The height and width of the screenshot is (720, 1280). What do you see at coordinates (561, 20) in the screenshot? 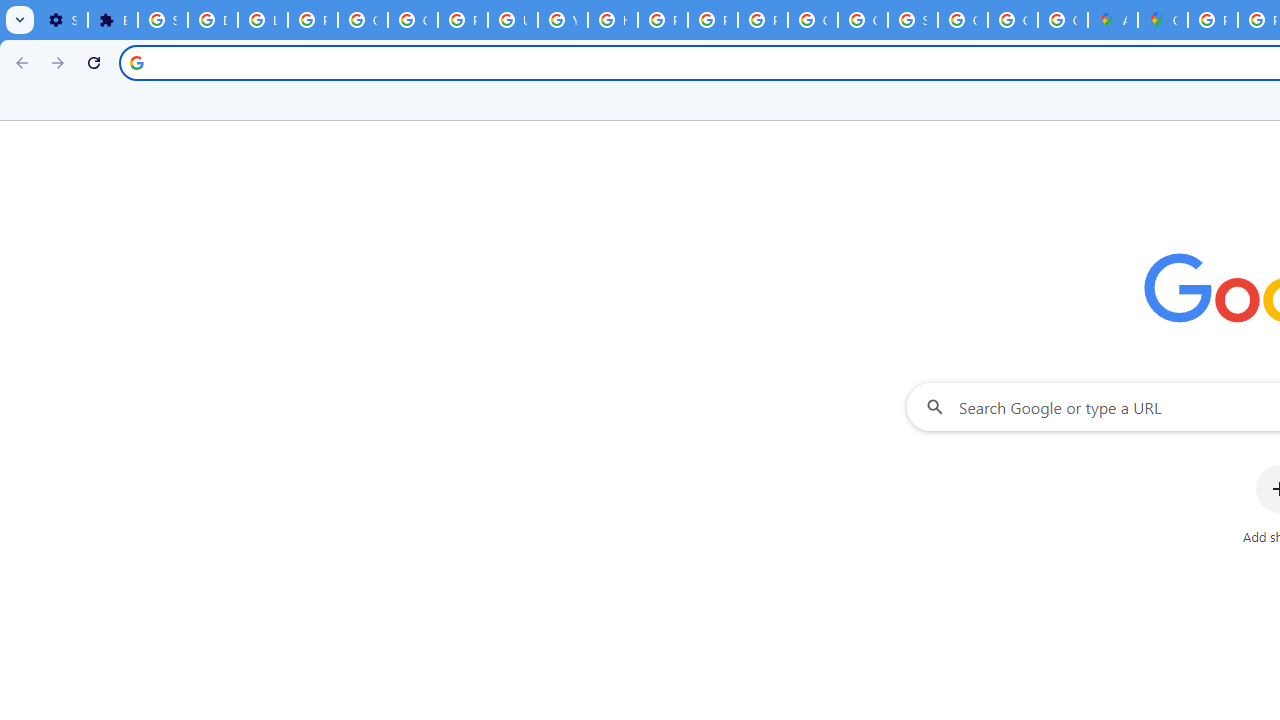
I see `'YouTube'` at bounding box center [561, 20].